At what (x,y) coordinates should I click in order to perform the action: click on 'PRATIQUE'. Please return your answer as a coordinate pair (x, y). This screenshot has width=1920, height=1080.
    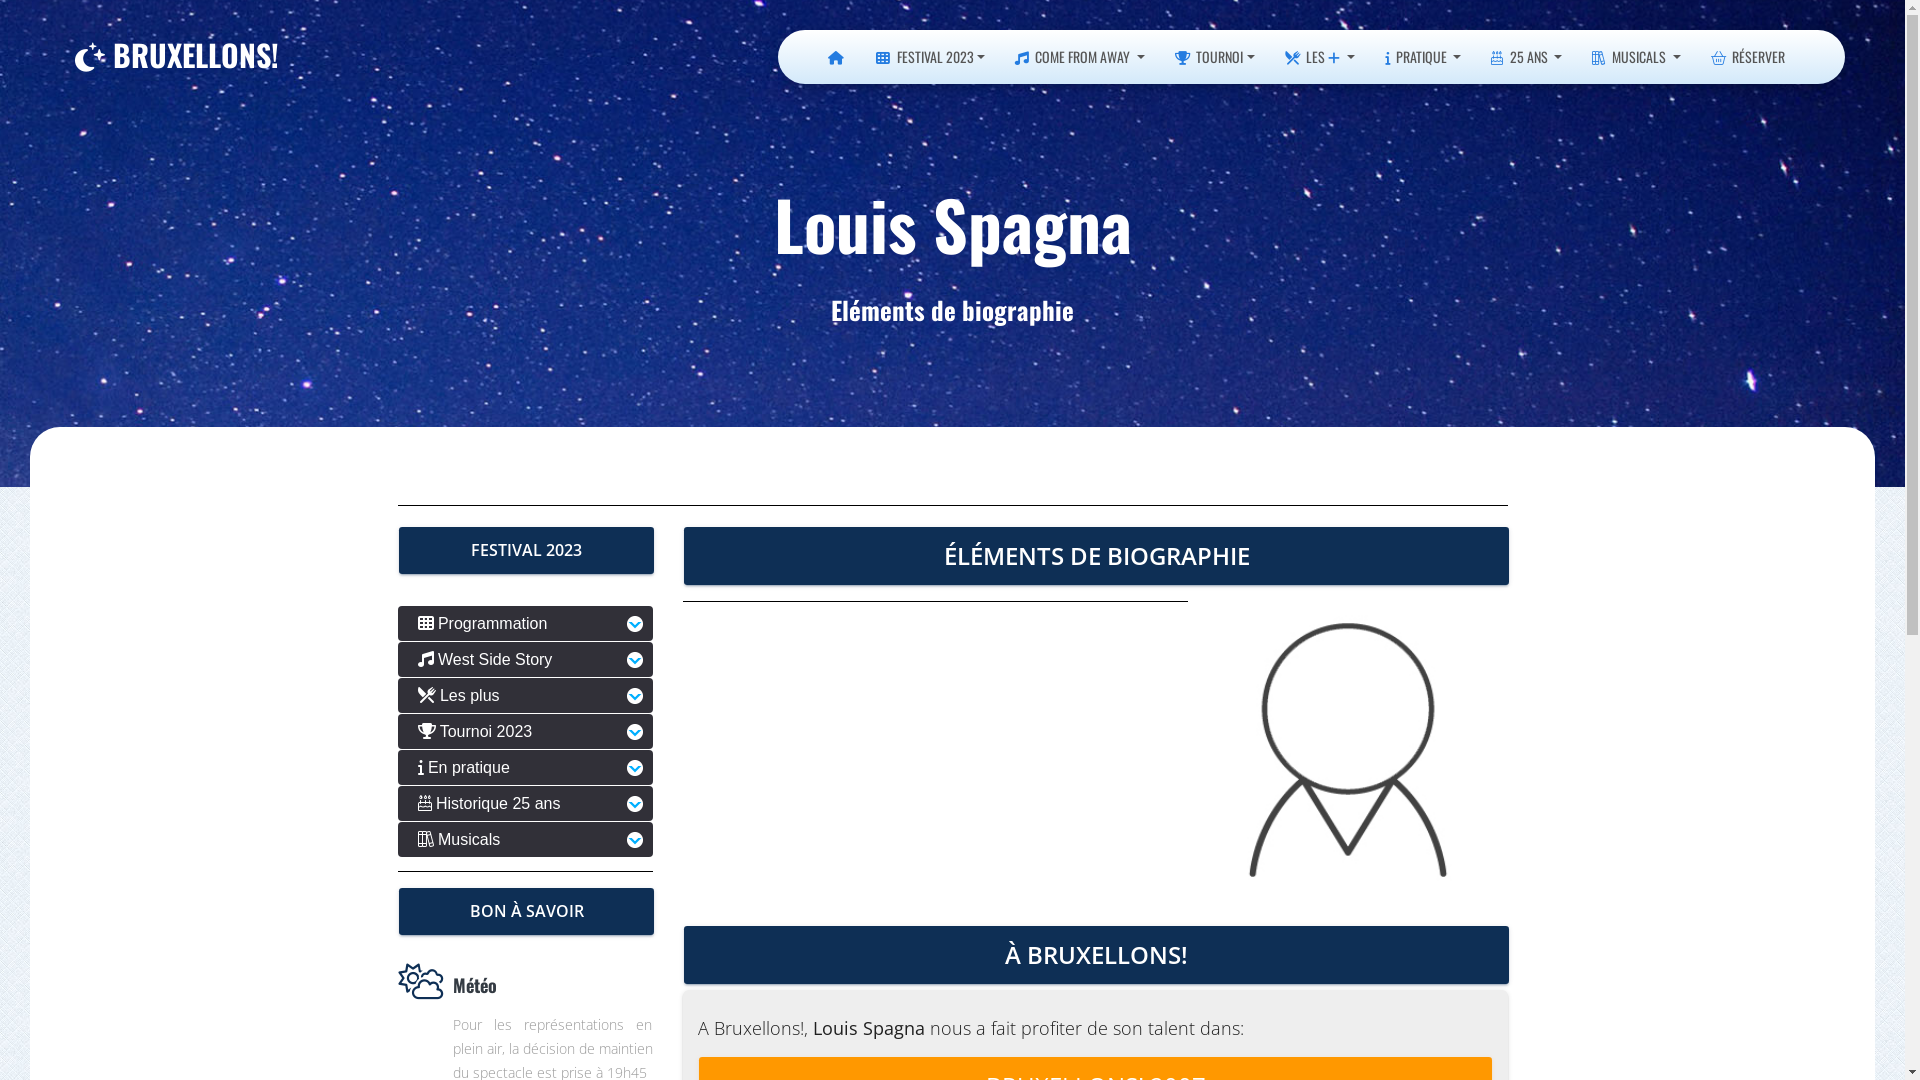
    Looking at the image, I should click on (1422, 56).